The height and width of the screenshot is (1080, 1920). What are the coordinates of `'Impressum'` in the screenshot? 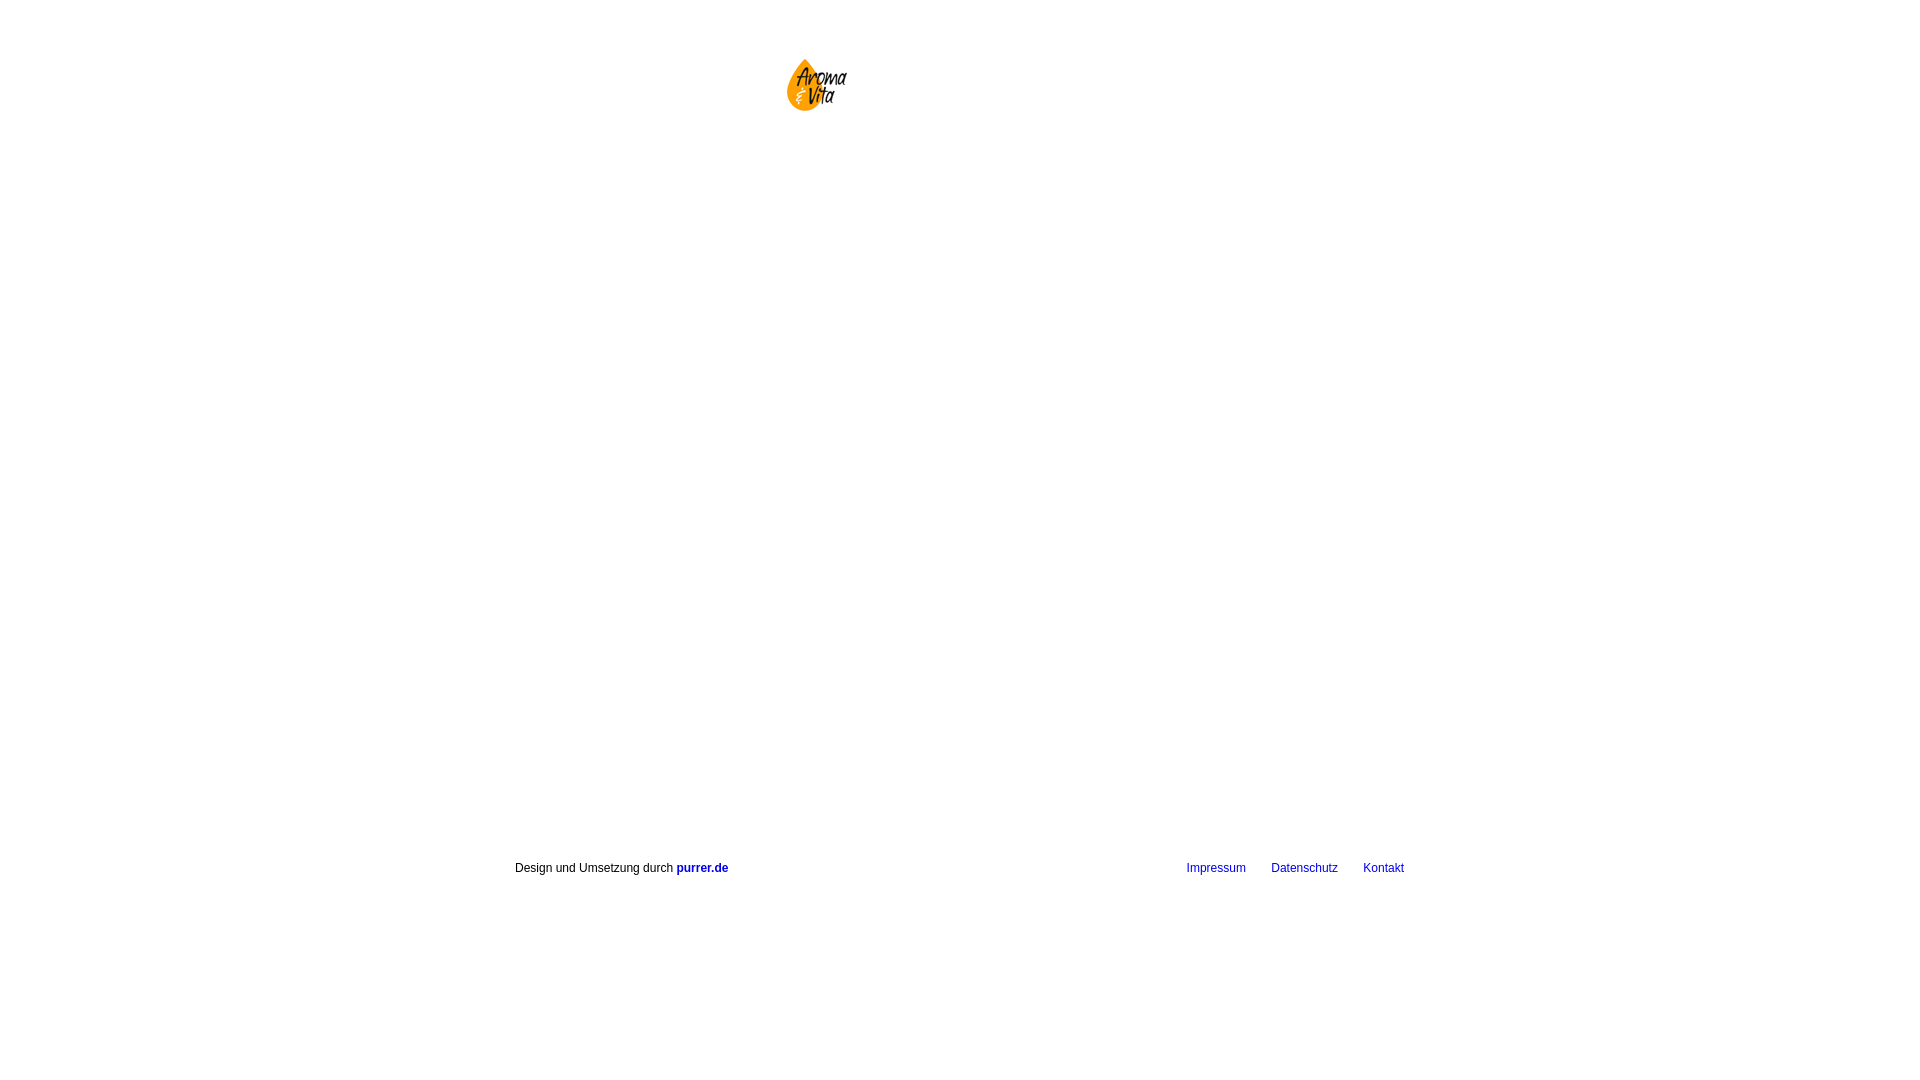 It's located at (1215, 866).